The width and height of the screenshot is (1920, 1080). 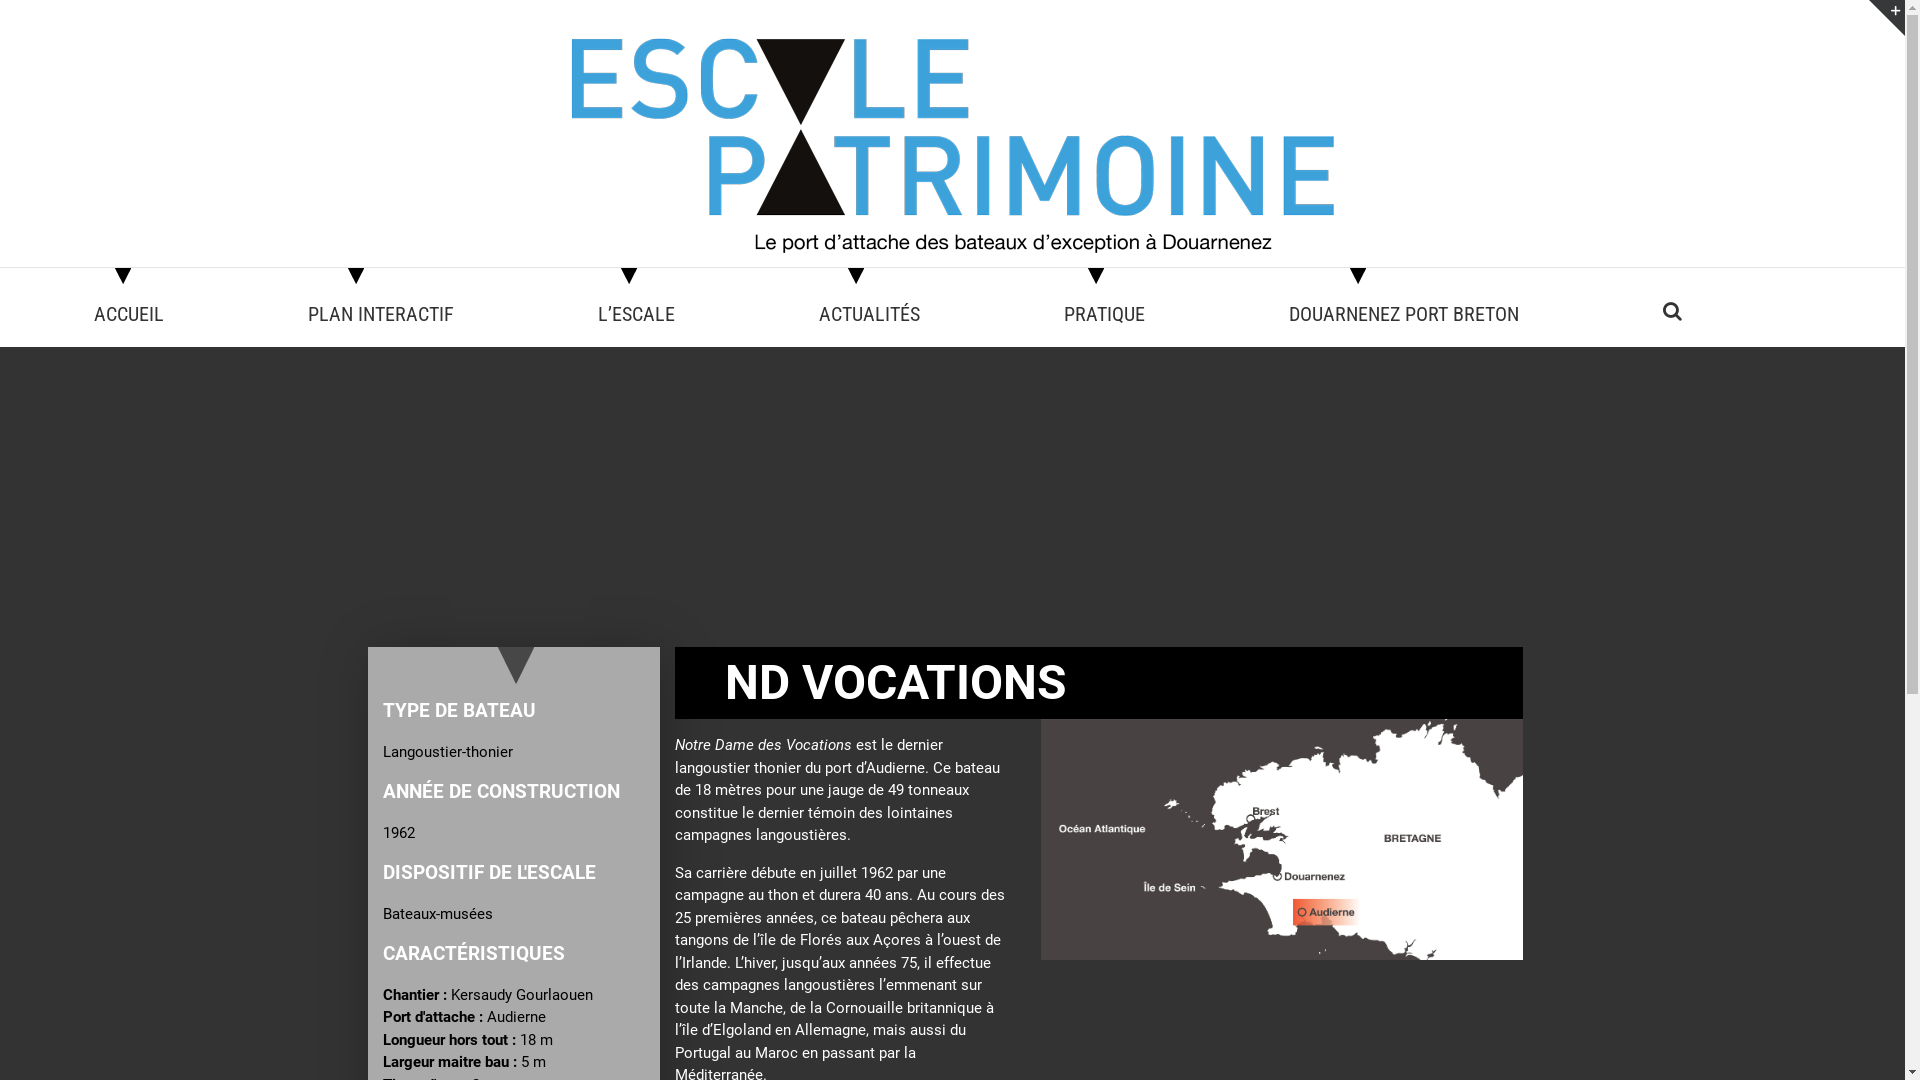 What do you see at coordinates (1289, 311) in the screenshot?
I see `'DOUARNENEZ PORT BRETON'` at bounding box center [1289, 311].